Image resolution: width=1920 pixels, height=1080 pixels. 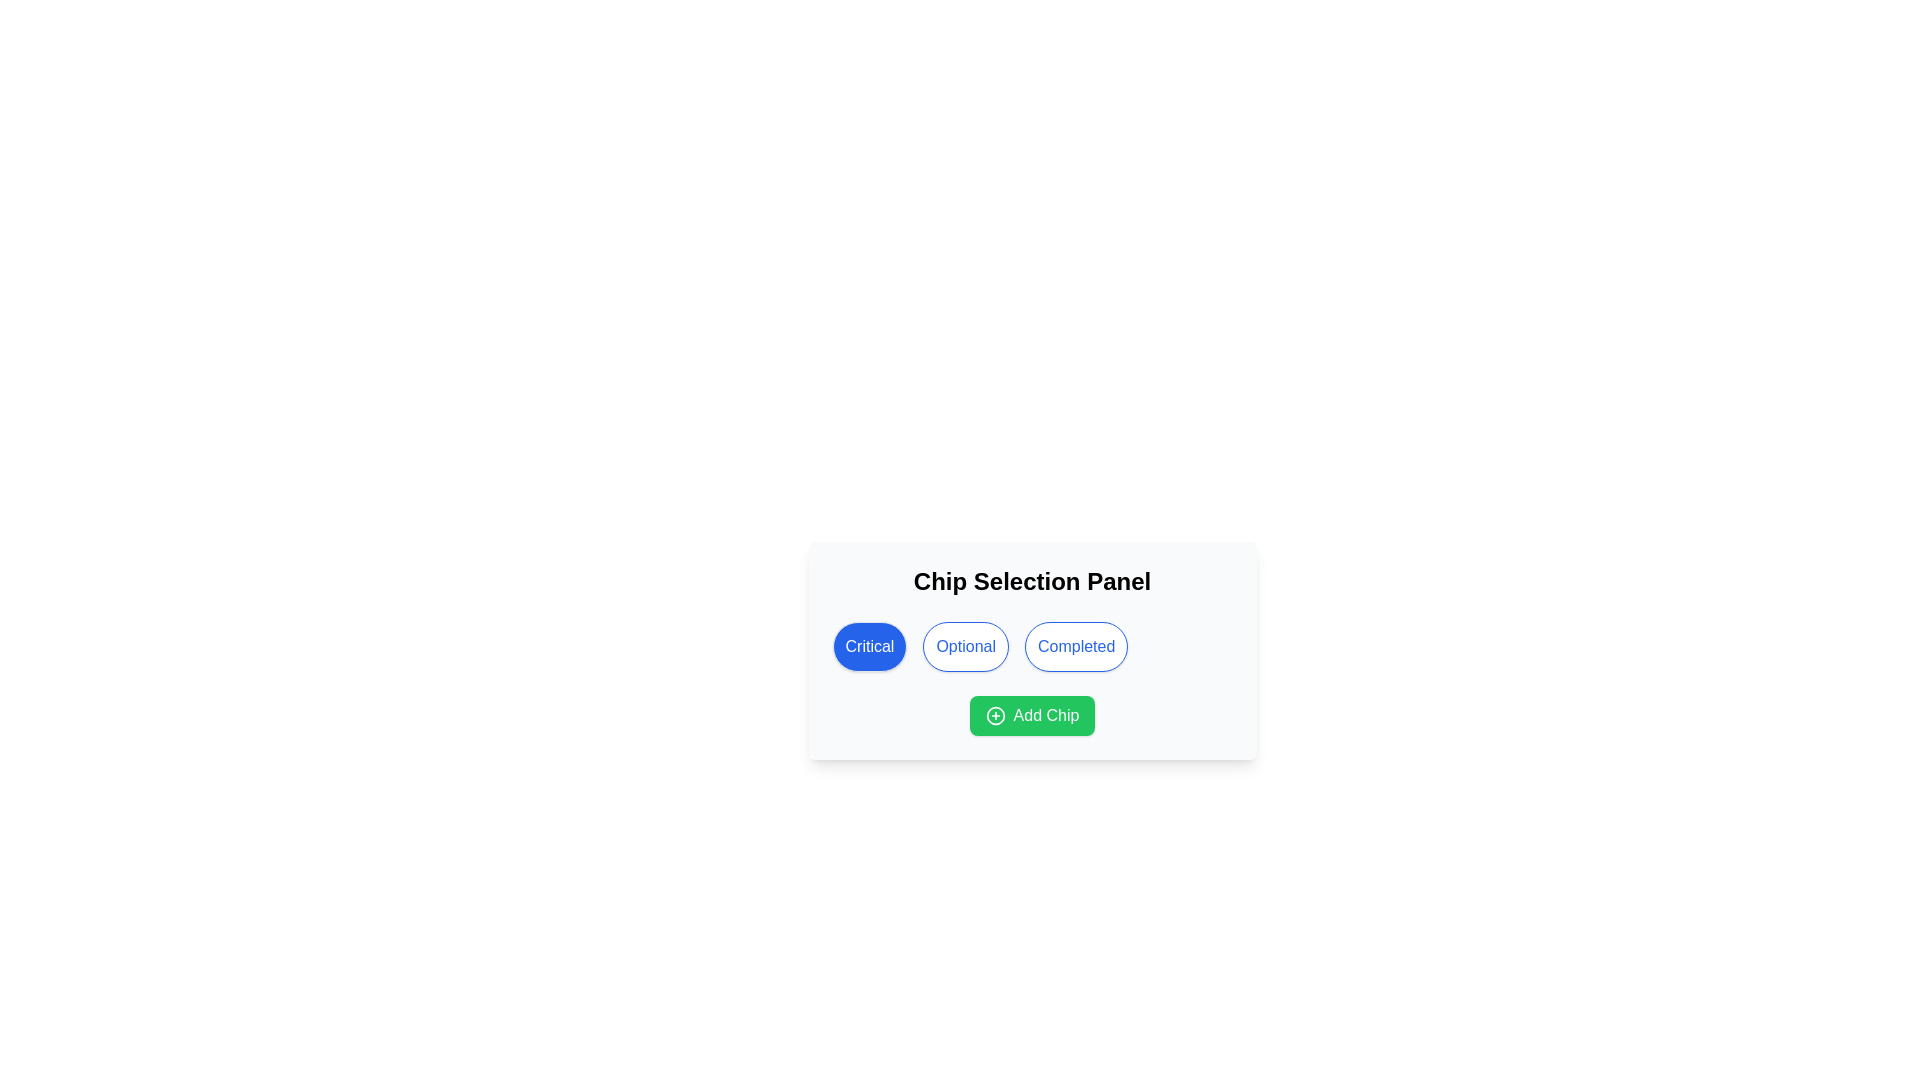 What do you see at coordinates (869, 647) in the screenshot?
I see `the chip labeled Critical` at bounding box center [869, 647].